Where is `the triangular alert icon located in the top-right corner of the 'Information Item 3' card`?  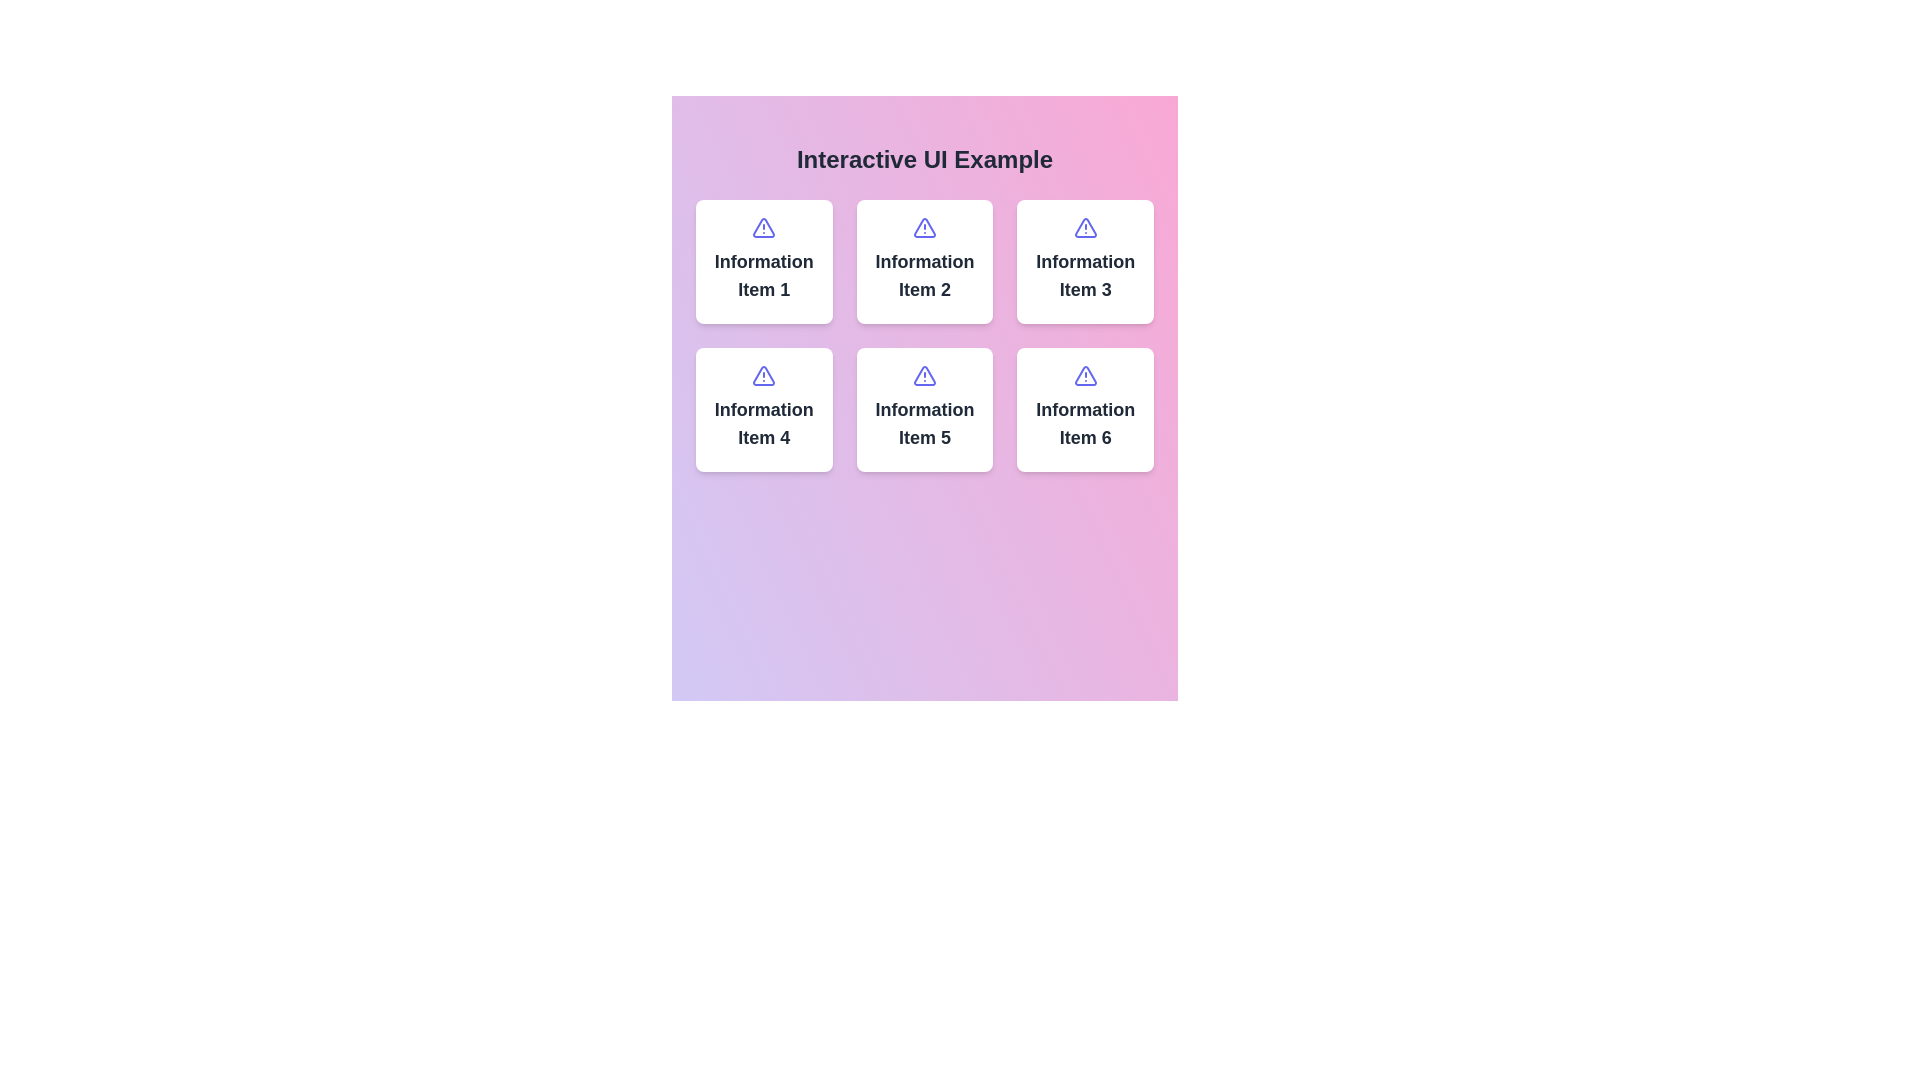
the triangular alert icon located in the top-right corner of the 'Information Item 3' card is located at coordinates (1084, 226).